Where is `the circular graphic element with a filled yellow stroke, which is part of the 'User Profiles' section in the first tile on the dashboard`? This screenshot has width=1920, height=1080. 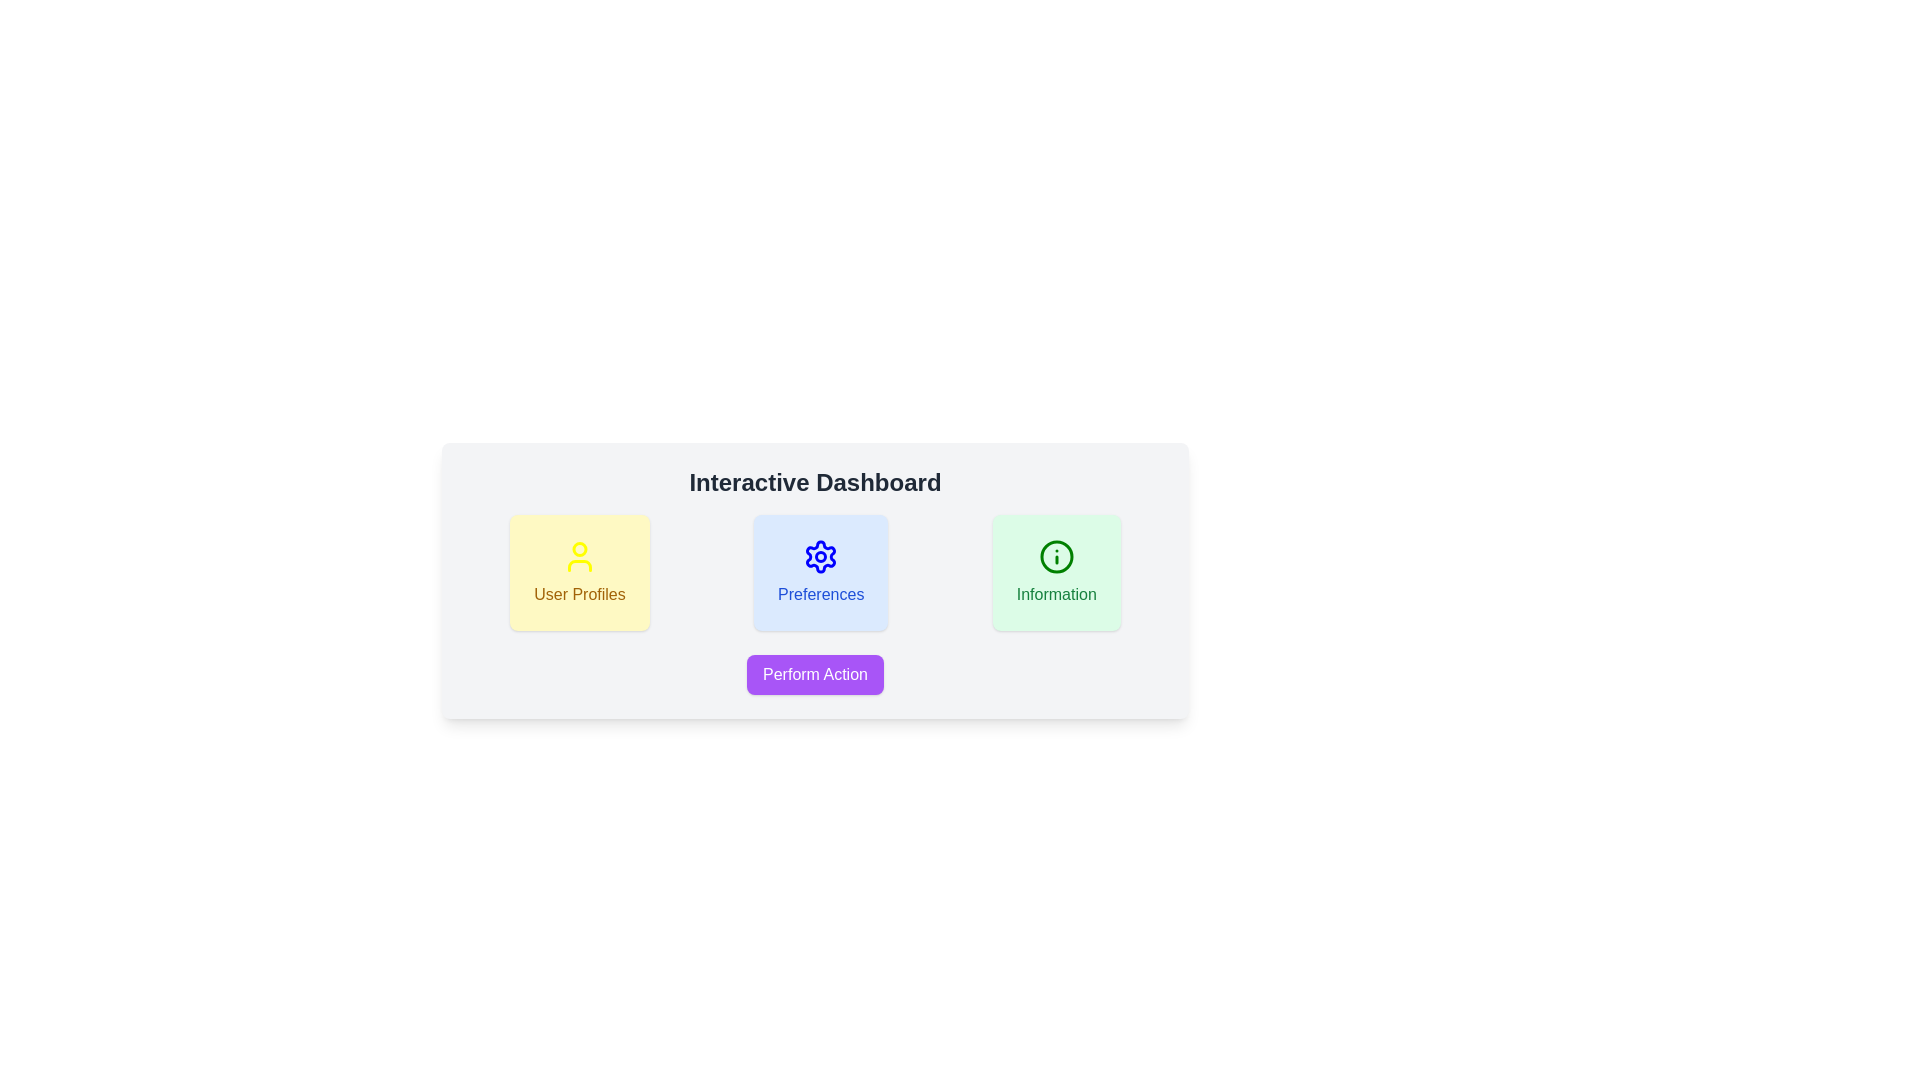 the circular graphic element with a filled yellow stroke, which is part of the 'User Profiles' section in the first tile on the dashboard is located at coordinates (579, 549).